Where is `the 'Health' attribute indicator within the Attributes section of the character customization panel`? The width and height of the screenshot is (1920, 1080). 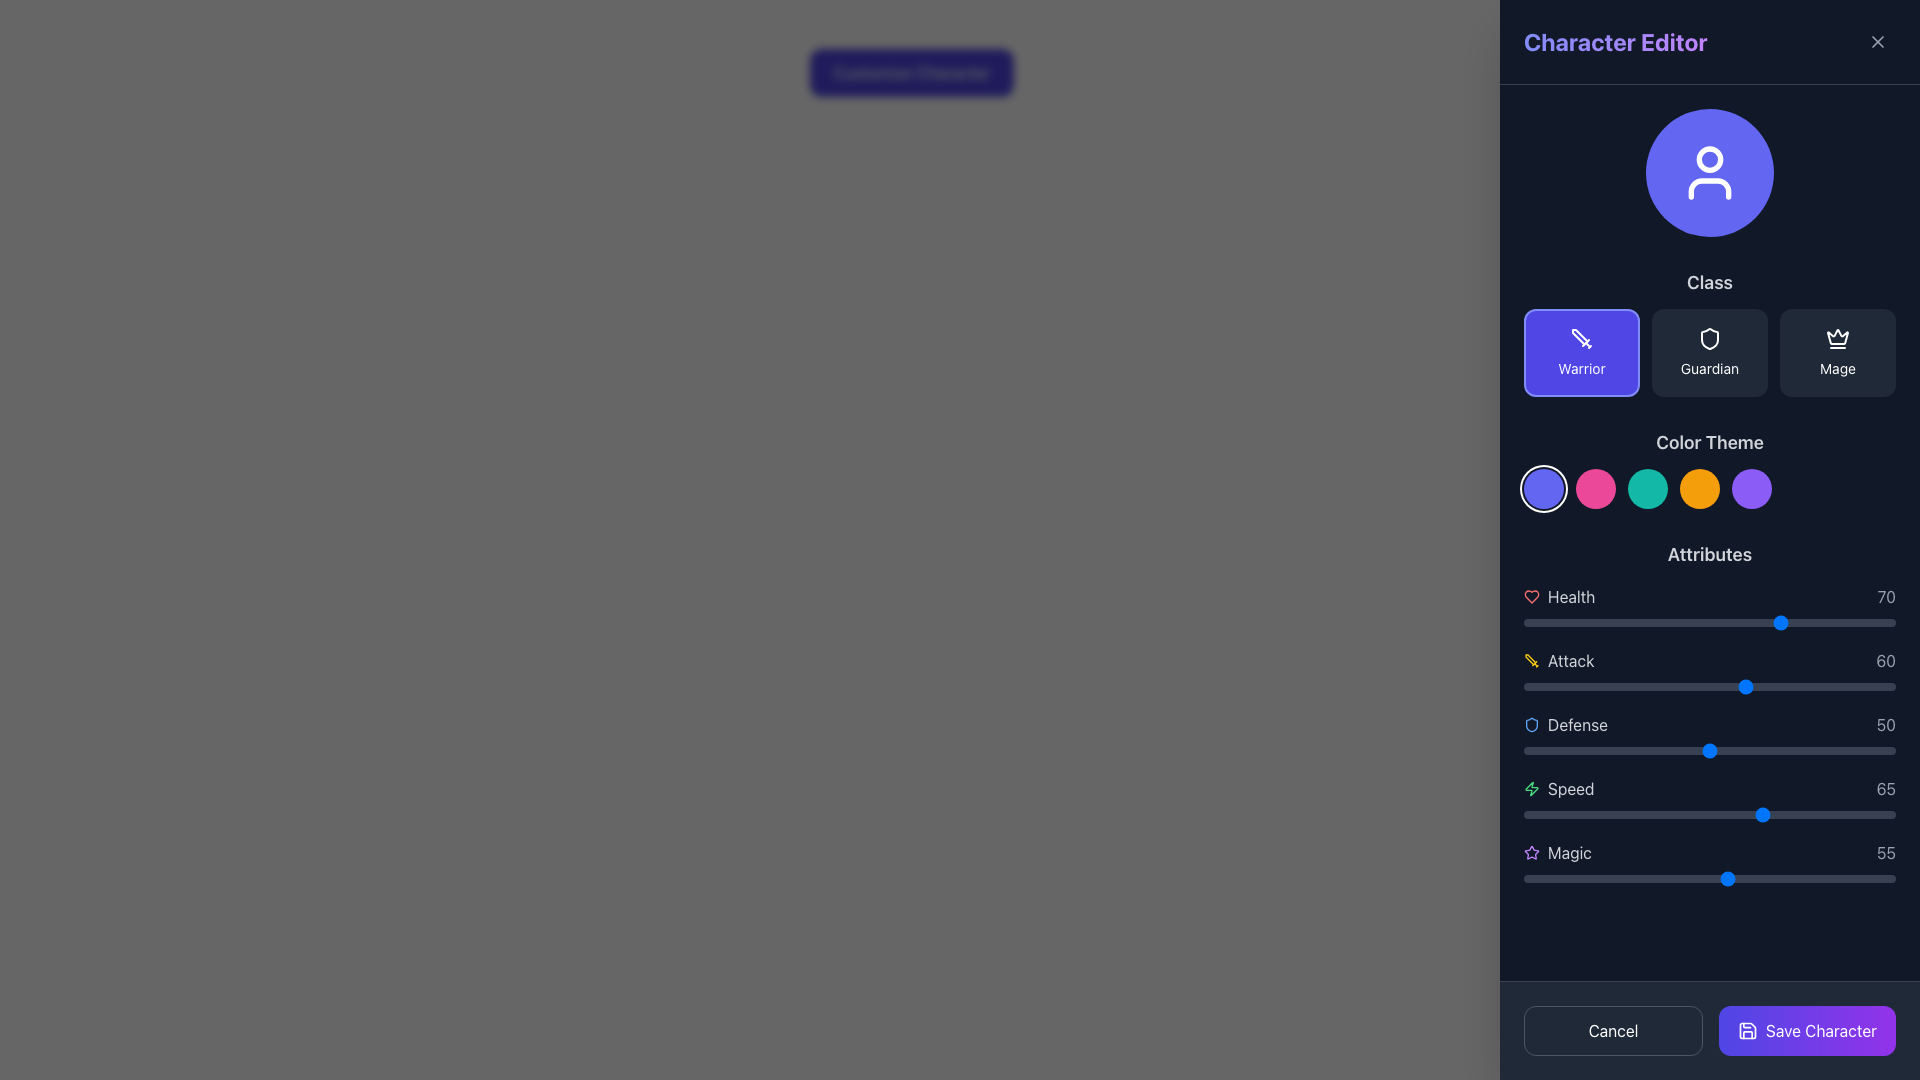 the 'Health' attribute indicator within the Attributes section of the character customization panel is located at coordinates (1708, 596).